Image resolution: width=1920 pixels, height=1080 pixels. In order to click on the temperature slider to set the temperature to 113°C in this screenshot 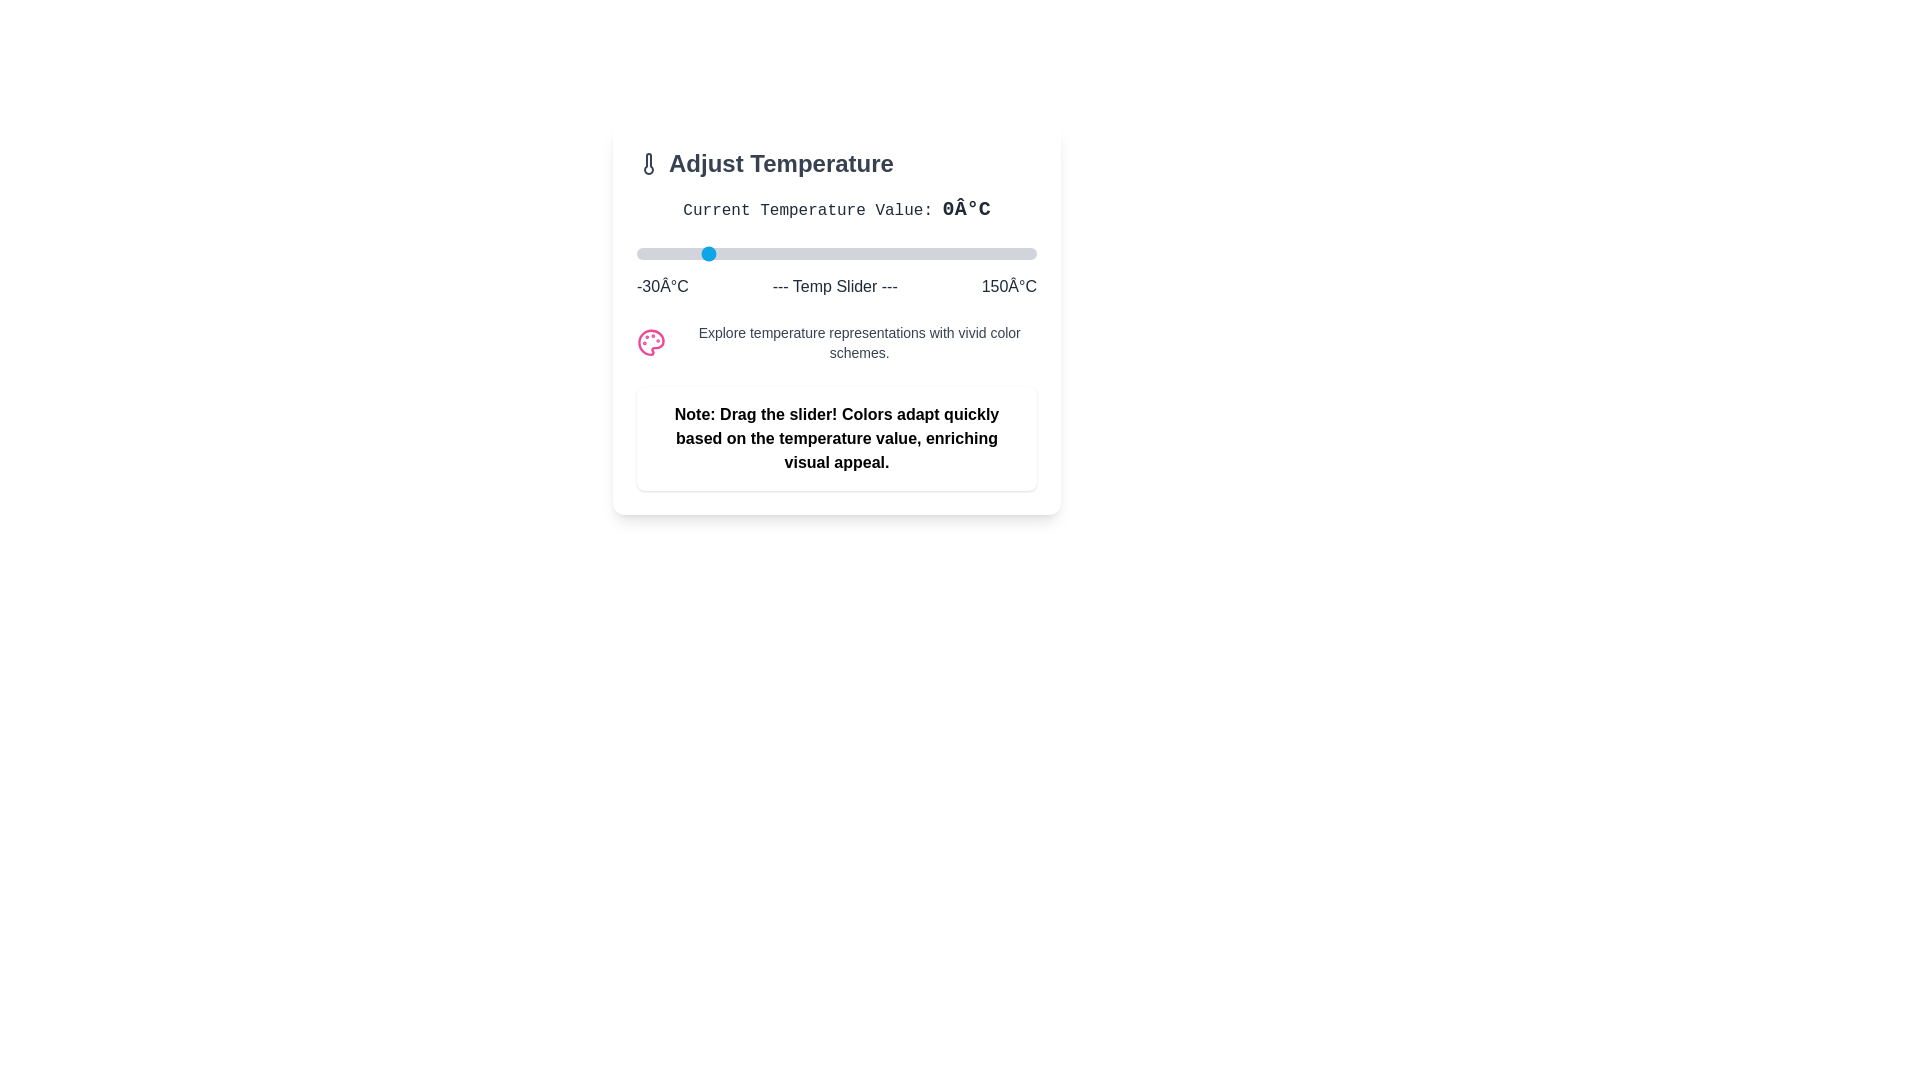, I will do `click(953, 253)`.